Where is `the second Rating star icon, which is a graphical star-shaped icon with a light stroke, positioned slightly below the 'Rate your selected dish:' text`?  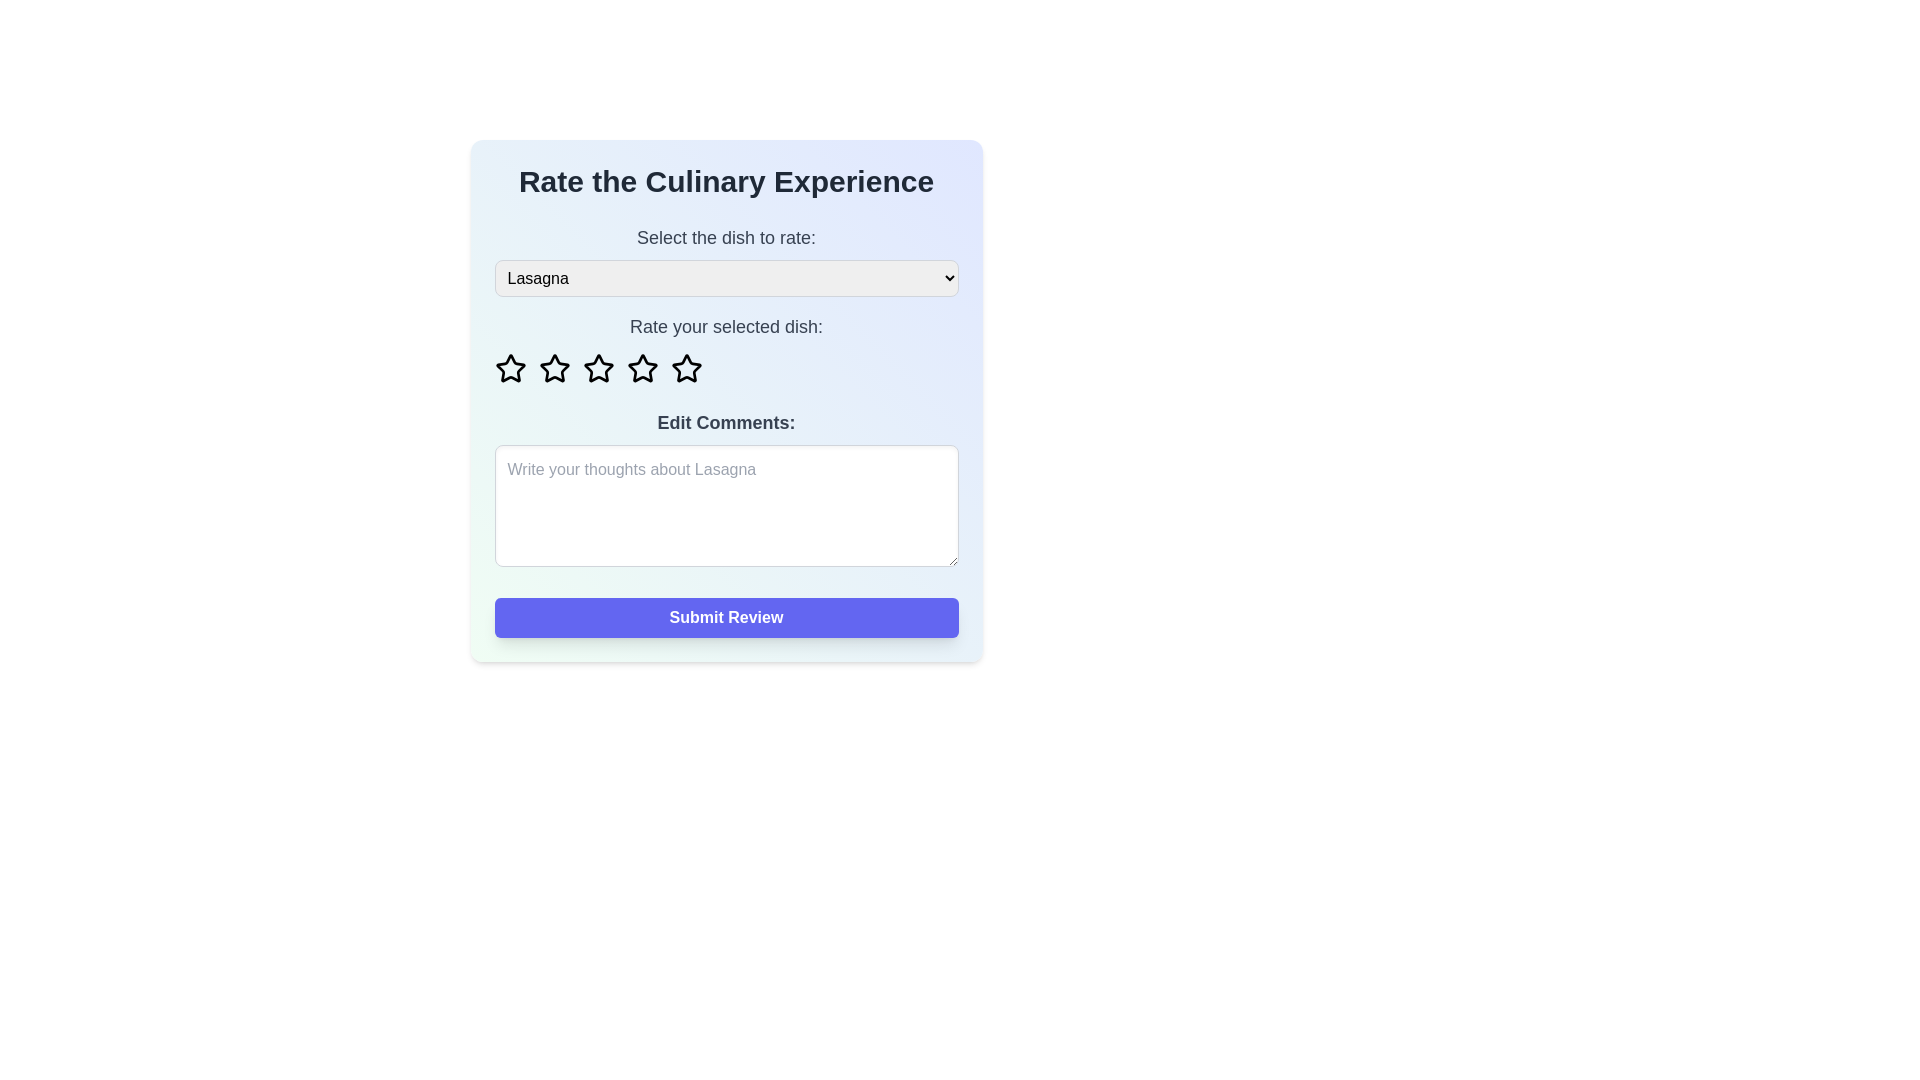 the second Rating star icon, which is a graphical star-shaped icon with a light stroke, positioned slightly below the 'Rate your selected dish:' text is located at coordinates (554, 368).